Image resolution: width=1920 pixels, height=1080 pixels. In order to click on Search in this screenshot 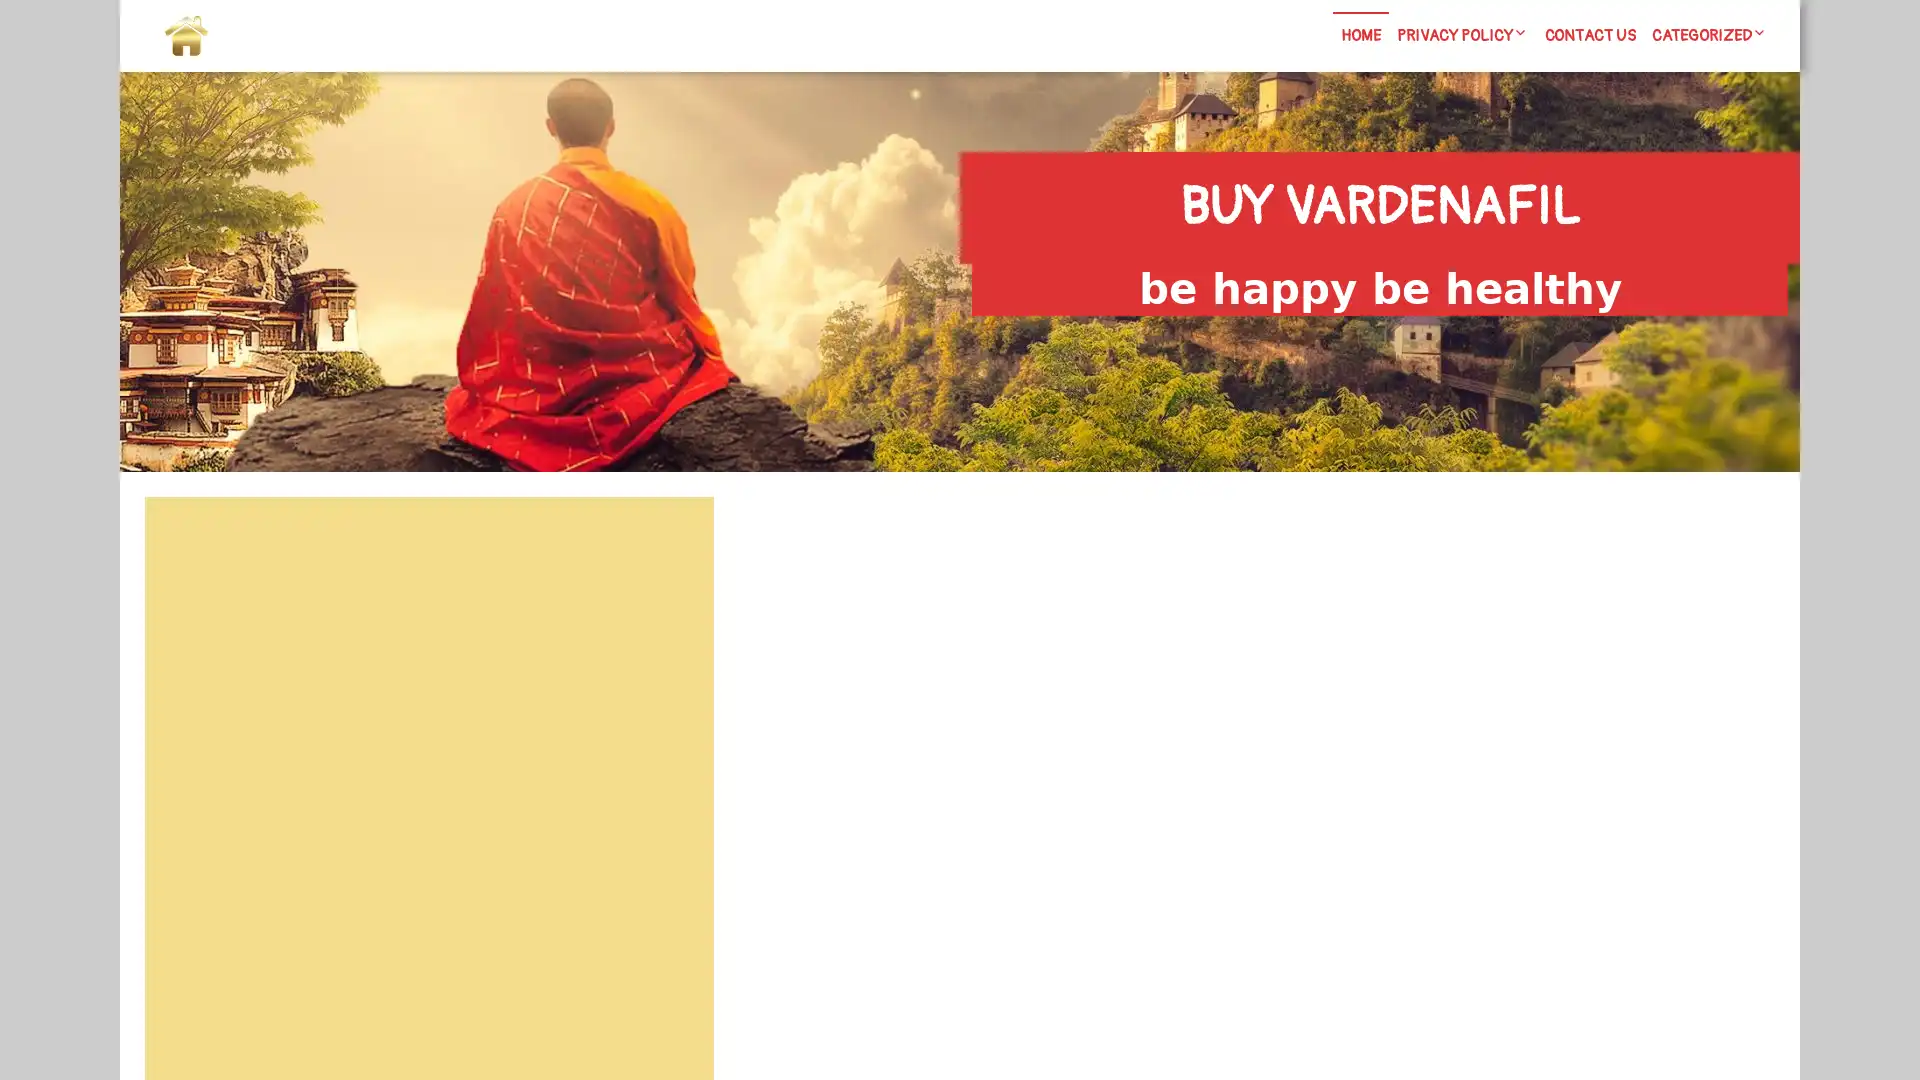, I will do `click(1557, 327)`.